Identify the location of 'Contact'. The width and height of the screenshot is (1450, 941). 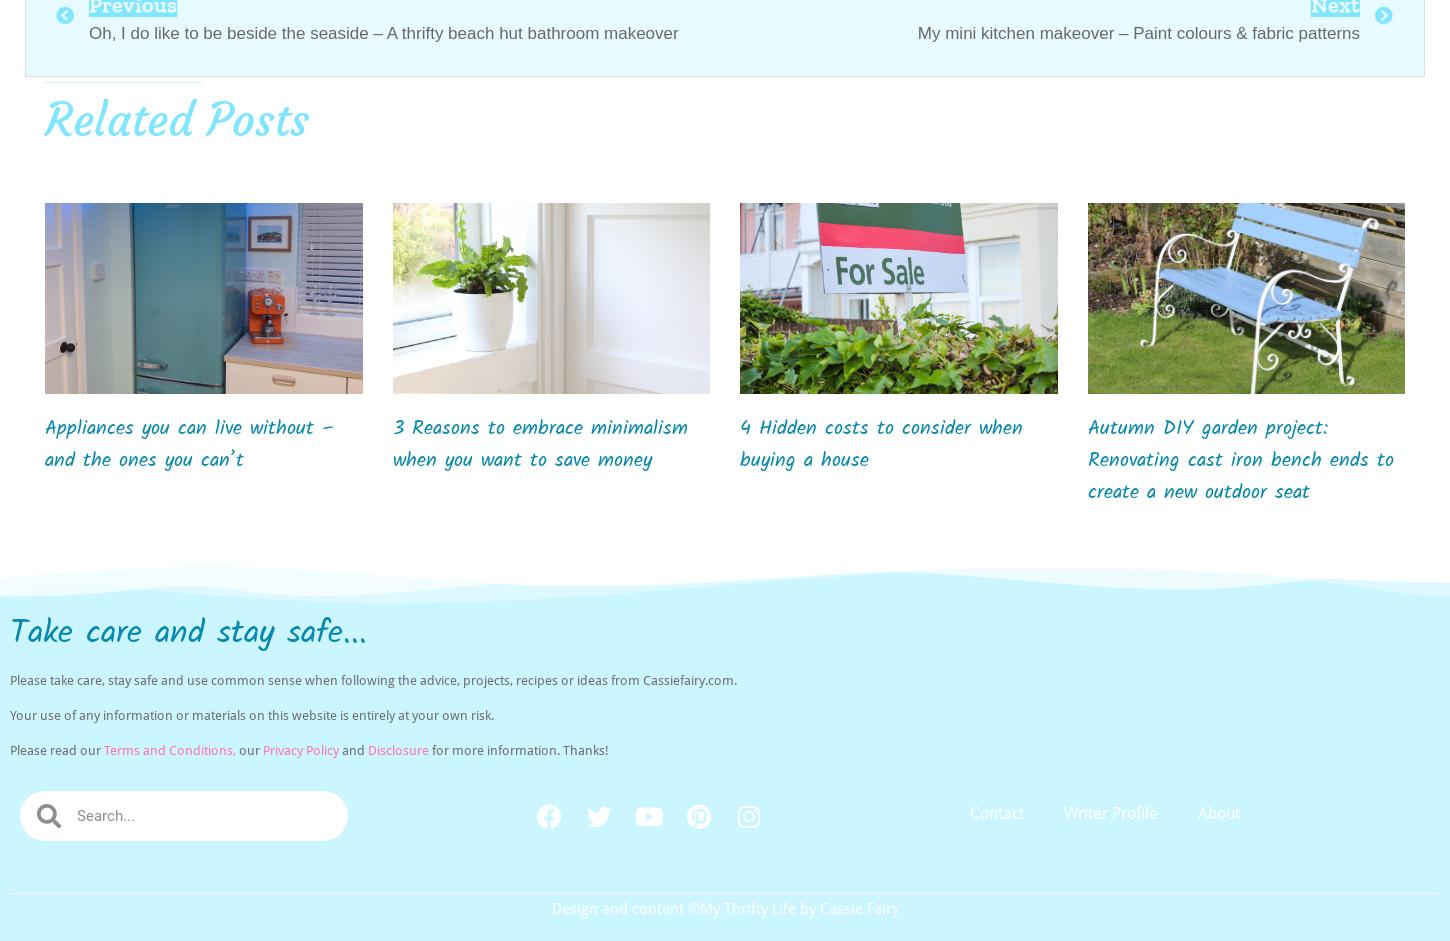
(970, 813).